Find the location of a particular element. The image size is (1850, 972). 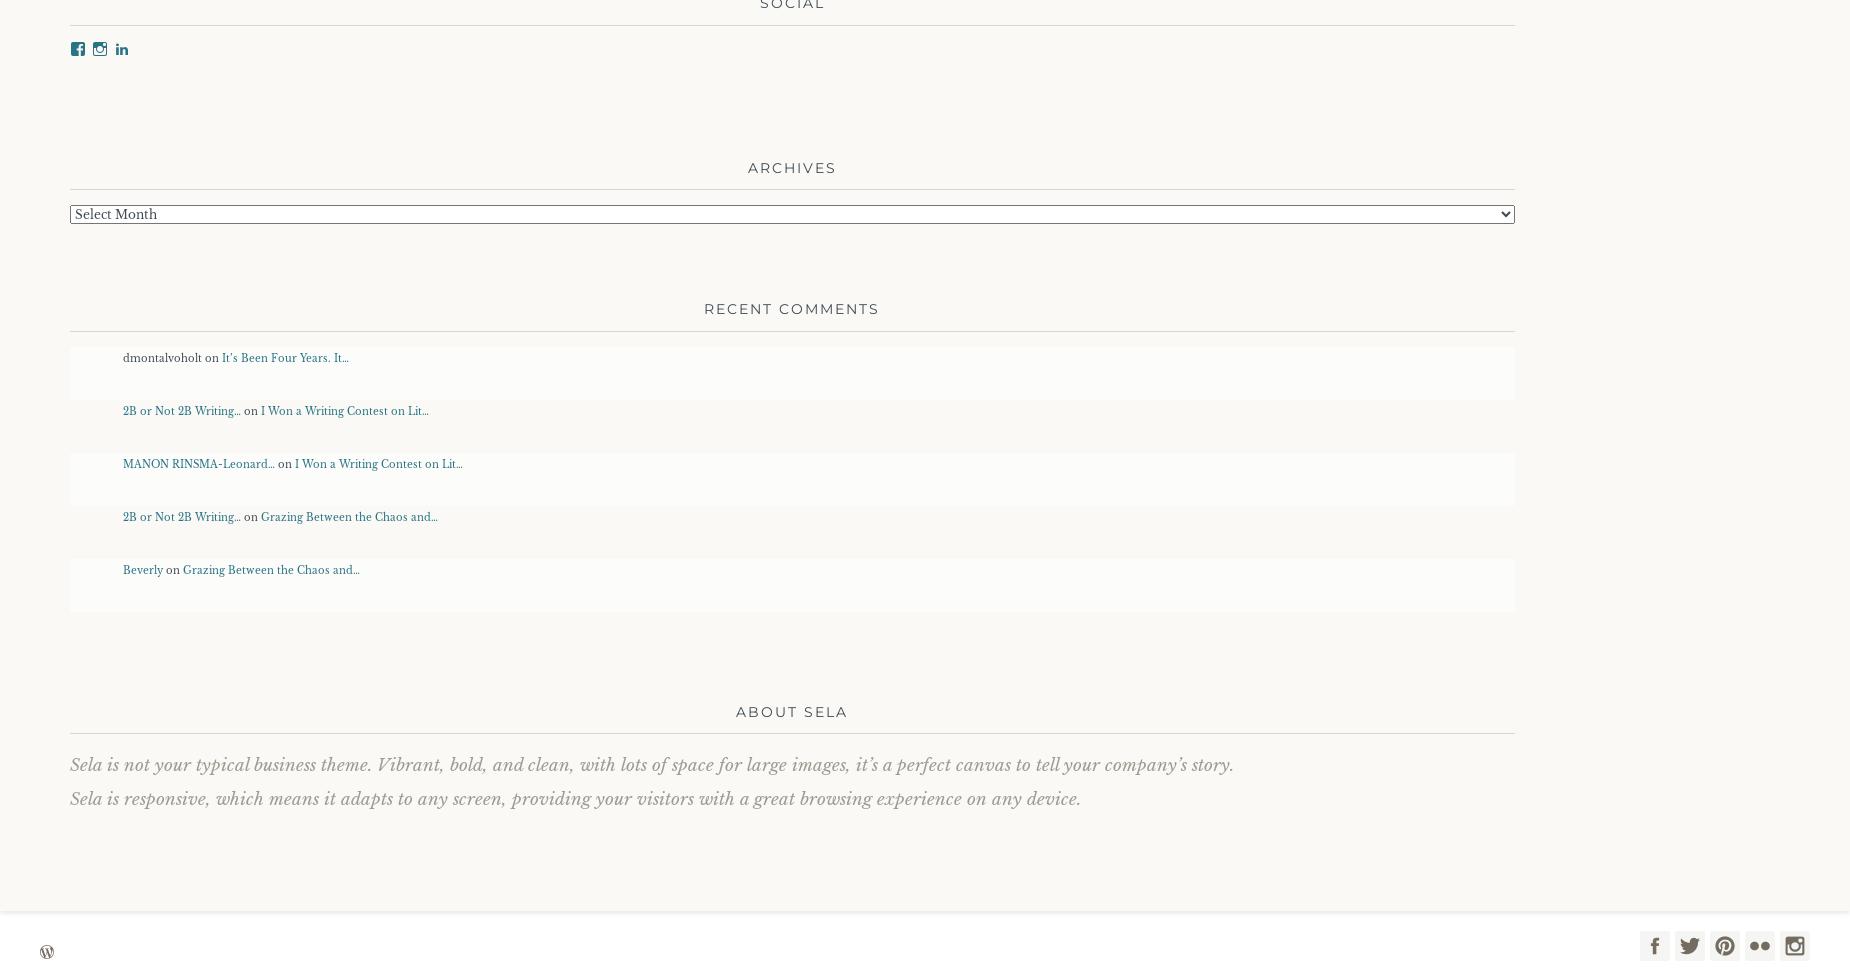

'Recent Comments' is located at coordinates (791, 307).